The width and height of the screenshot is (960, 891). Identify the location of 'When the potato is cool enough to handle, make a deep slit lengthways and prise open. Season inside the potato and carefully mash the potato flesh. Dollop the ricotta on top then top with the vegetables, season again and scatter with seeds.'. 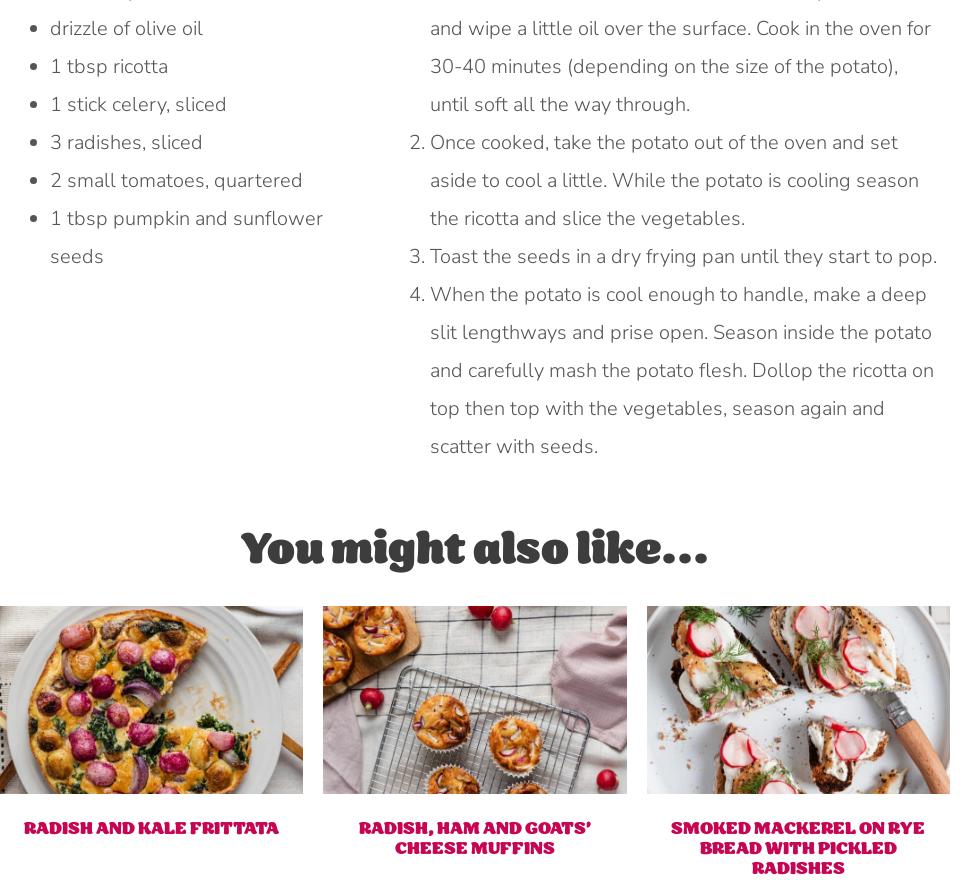
(429, 369).